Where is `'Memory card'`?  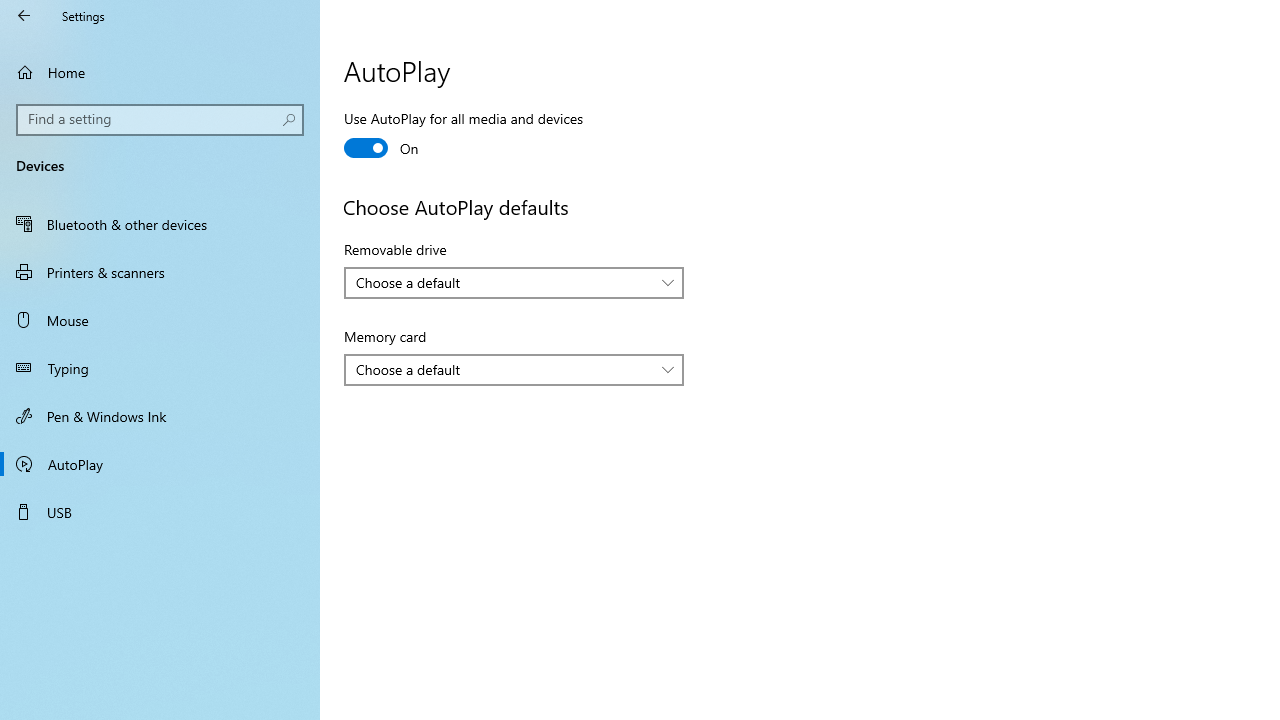 'Memory card' is located at coordinates (513, 370).